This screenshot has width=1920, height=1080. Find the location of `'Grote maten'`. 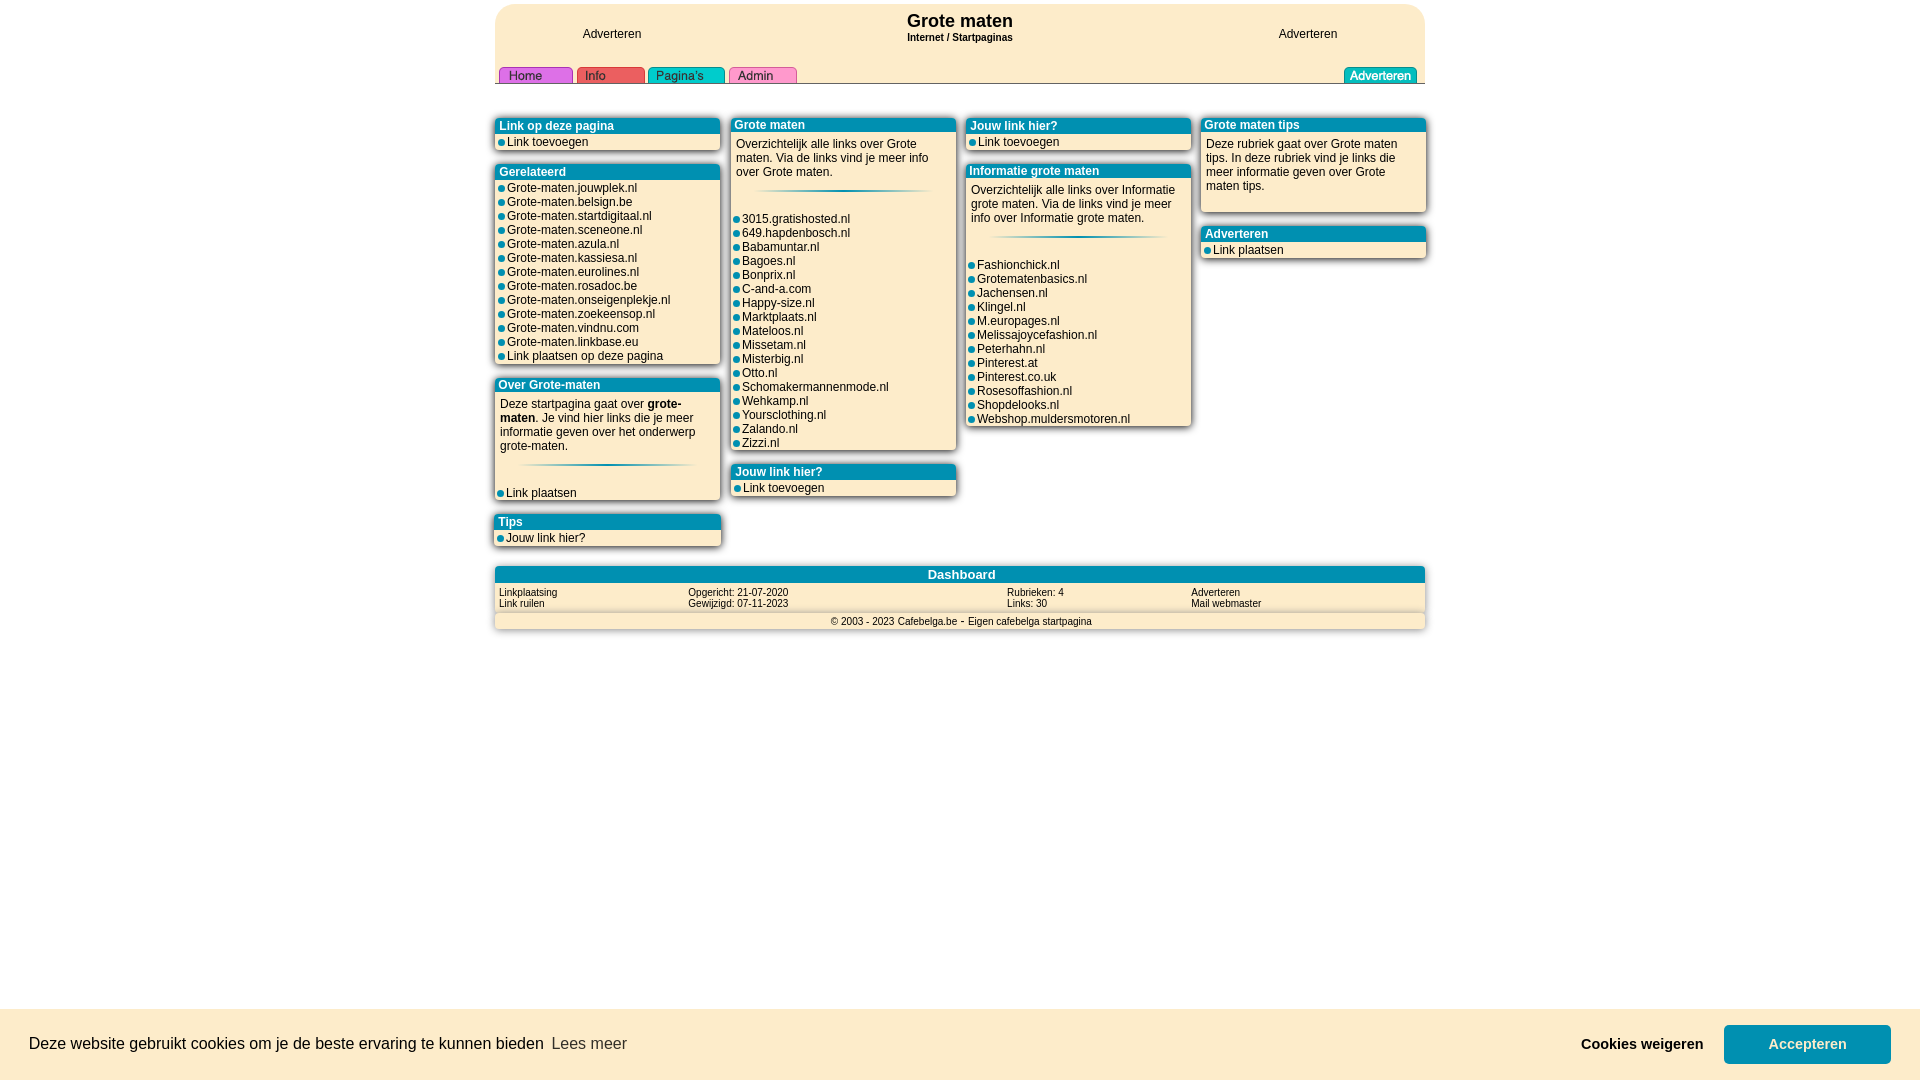

'Grote maten' is located at coordinates (1295, 177).